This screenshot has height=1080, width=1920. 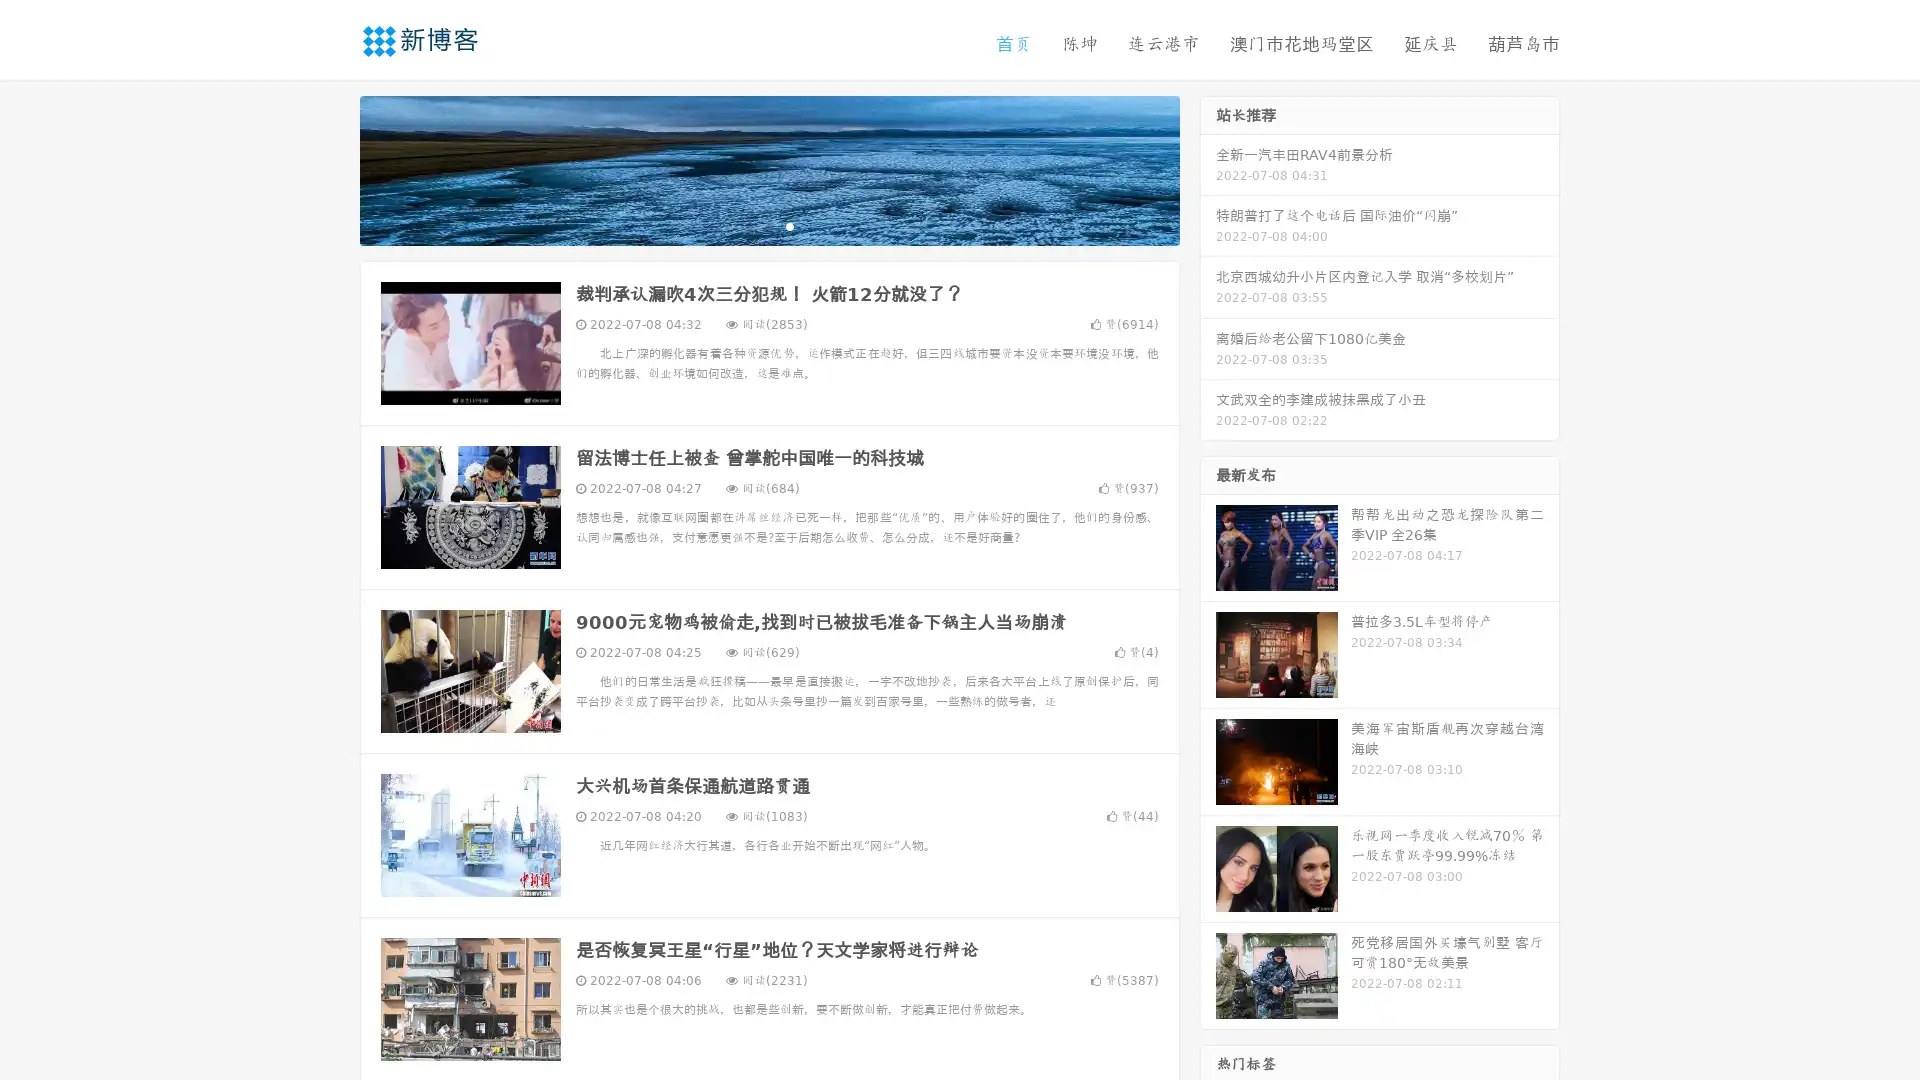 What do you see at coordinates (330, 168) in the screenshot?
I see `Previous slide` at bounding box center [330, 168].